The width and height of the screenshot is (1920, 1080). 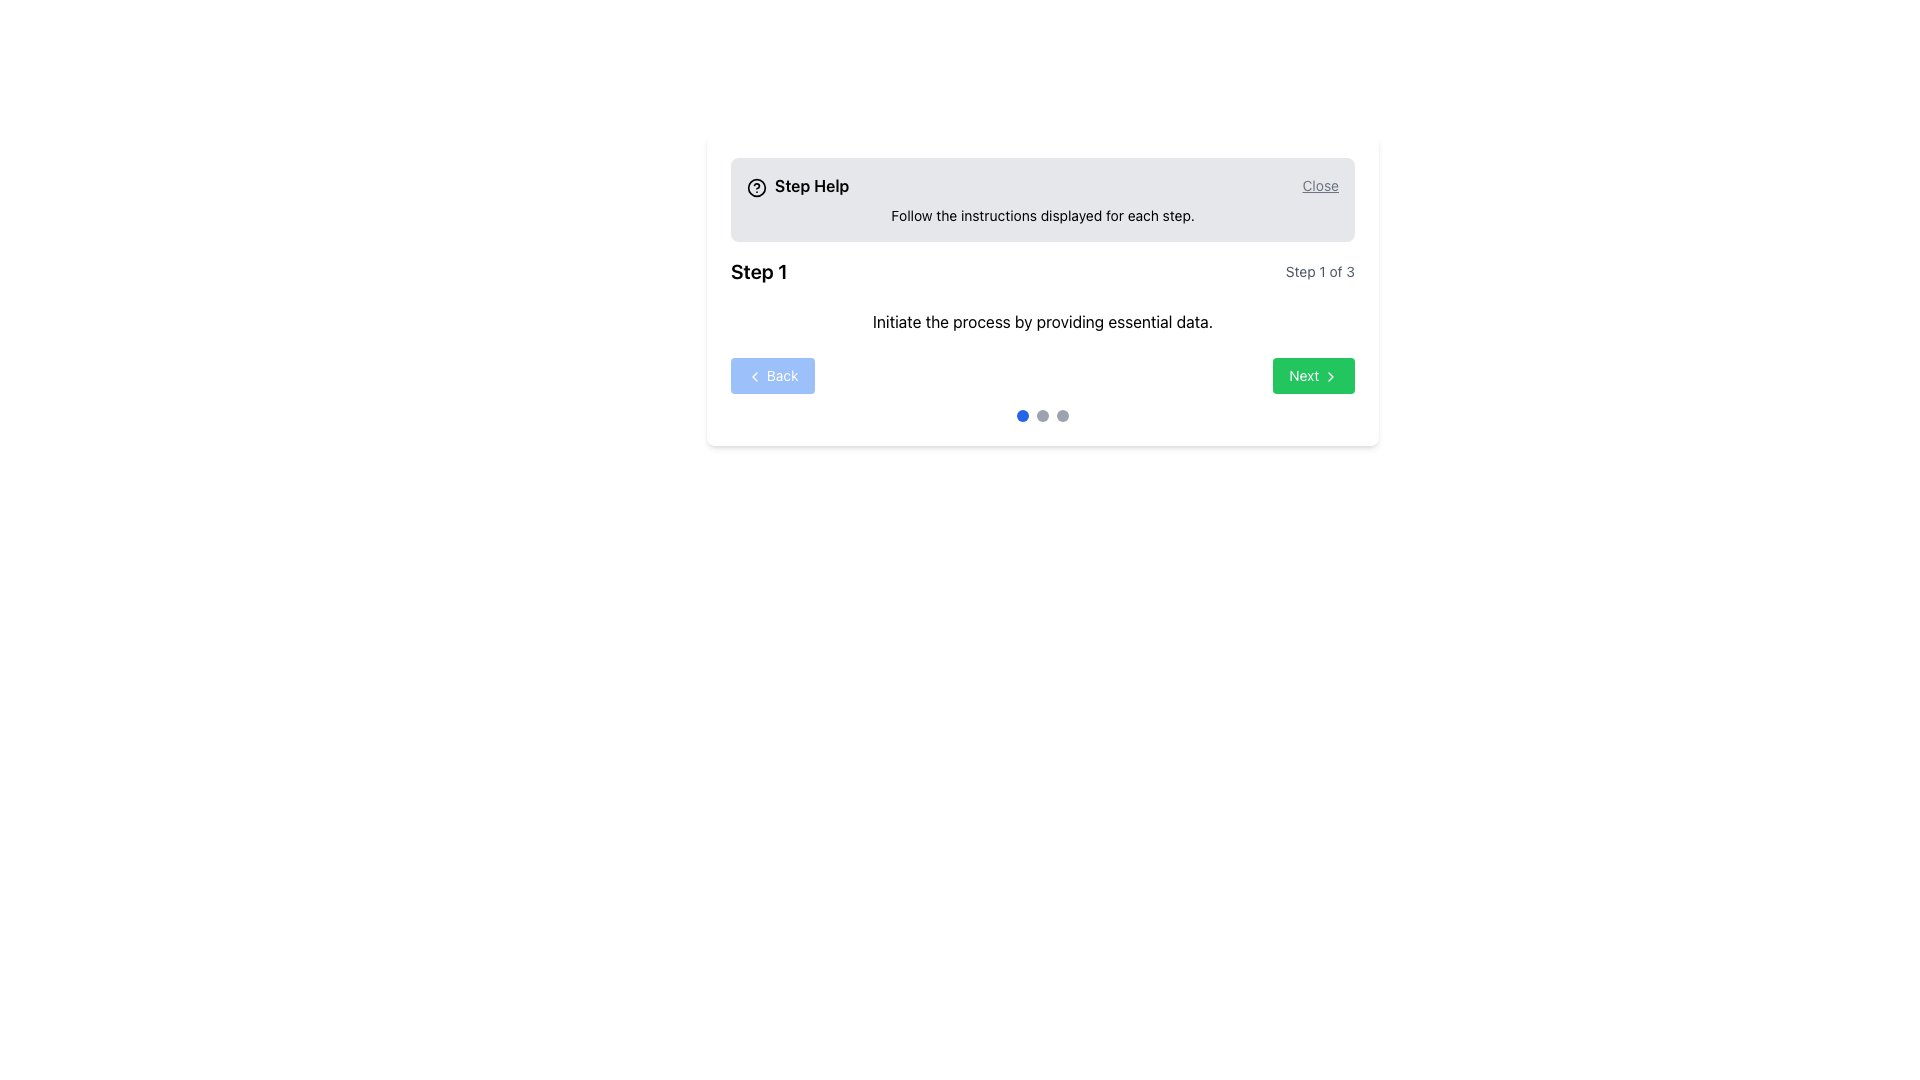 What do you see at coordinates (1320, 272) in the screenshot?
I see `the Text Label that indicates the user's current progress in a multi-step process, showing they are on step 1 out of 3 steps` at bounding box center [1320, 272].